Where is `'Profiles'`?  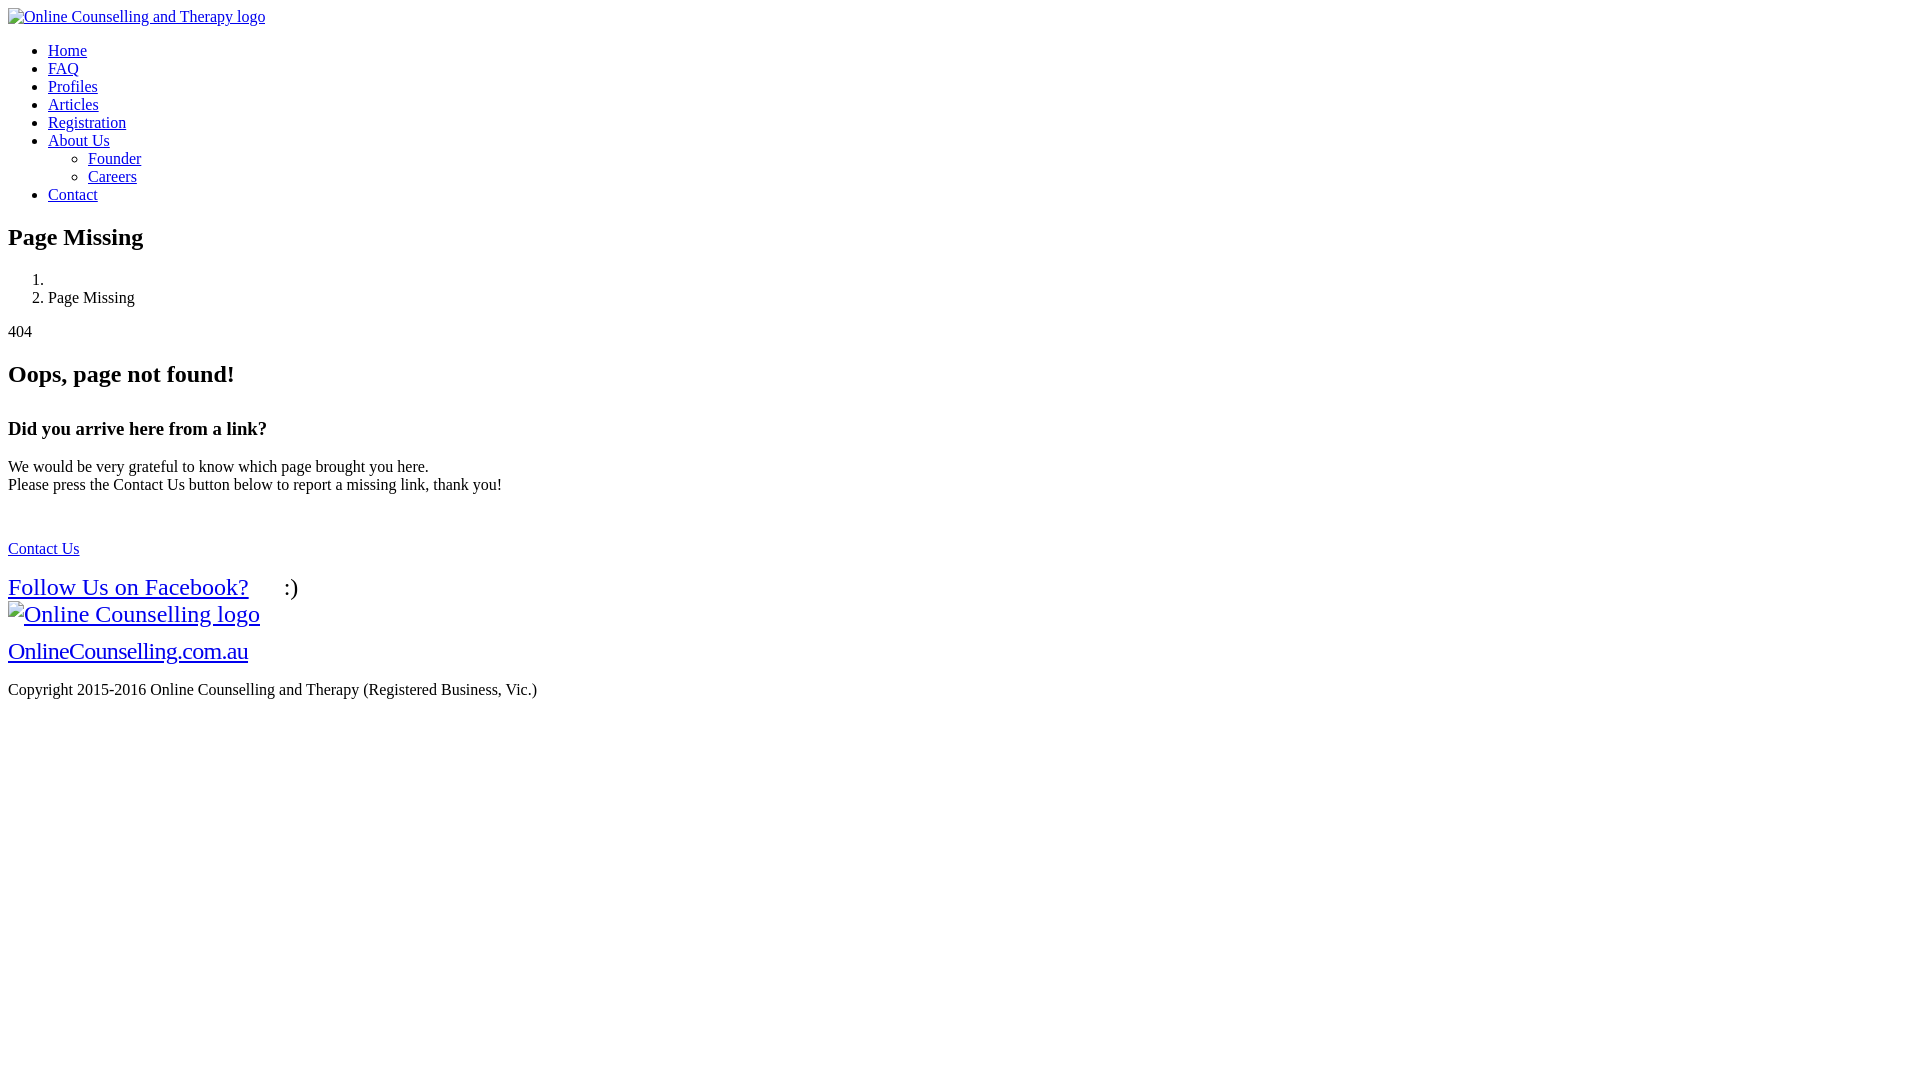 'Profiles' is located at coordinates (72, 85).